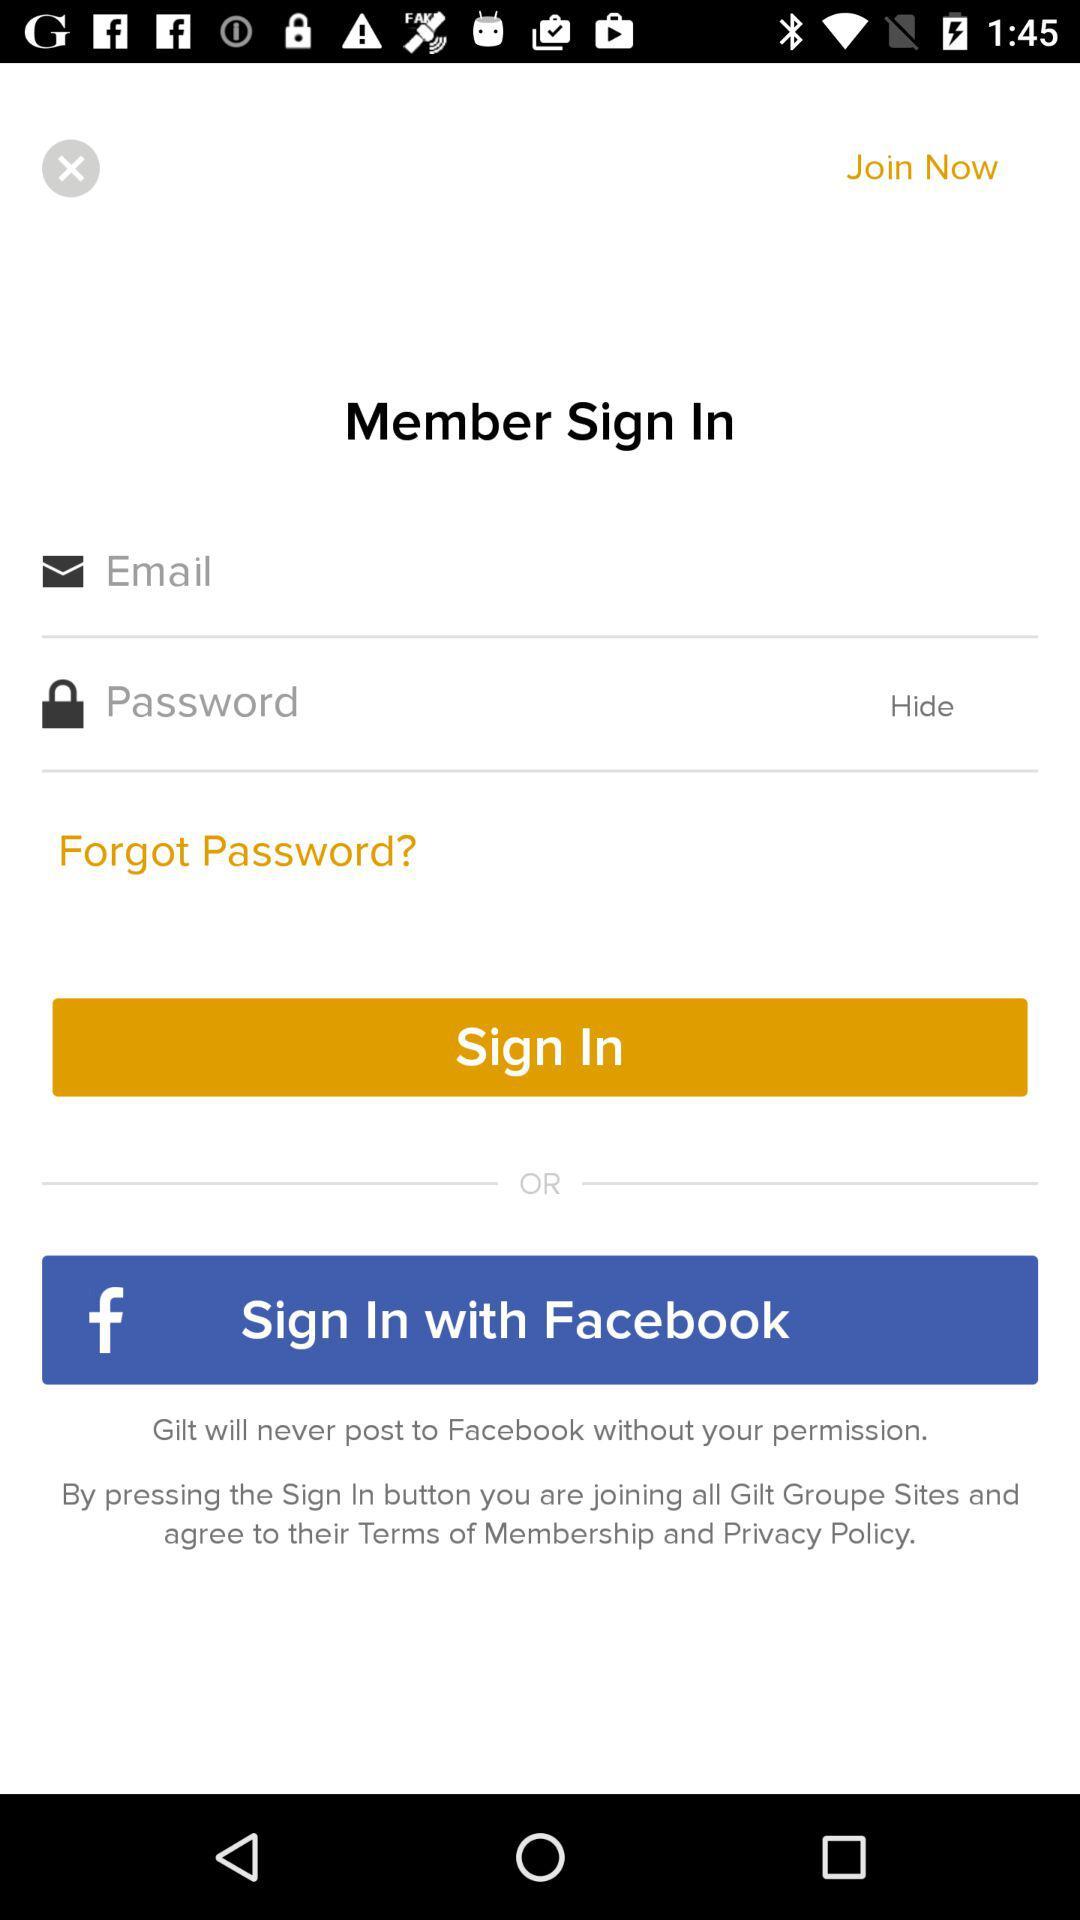  Describe the element at coordinates (540, 1046) in the screenshot. I see `the yellow color button` at that location.